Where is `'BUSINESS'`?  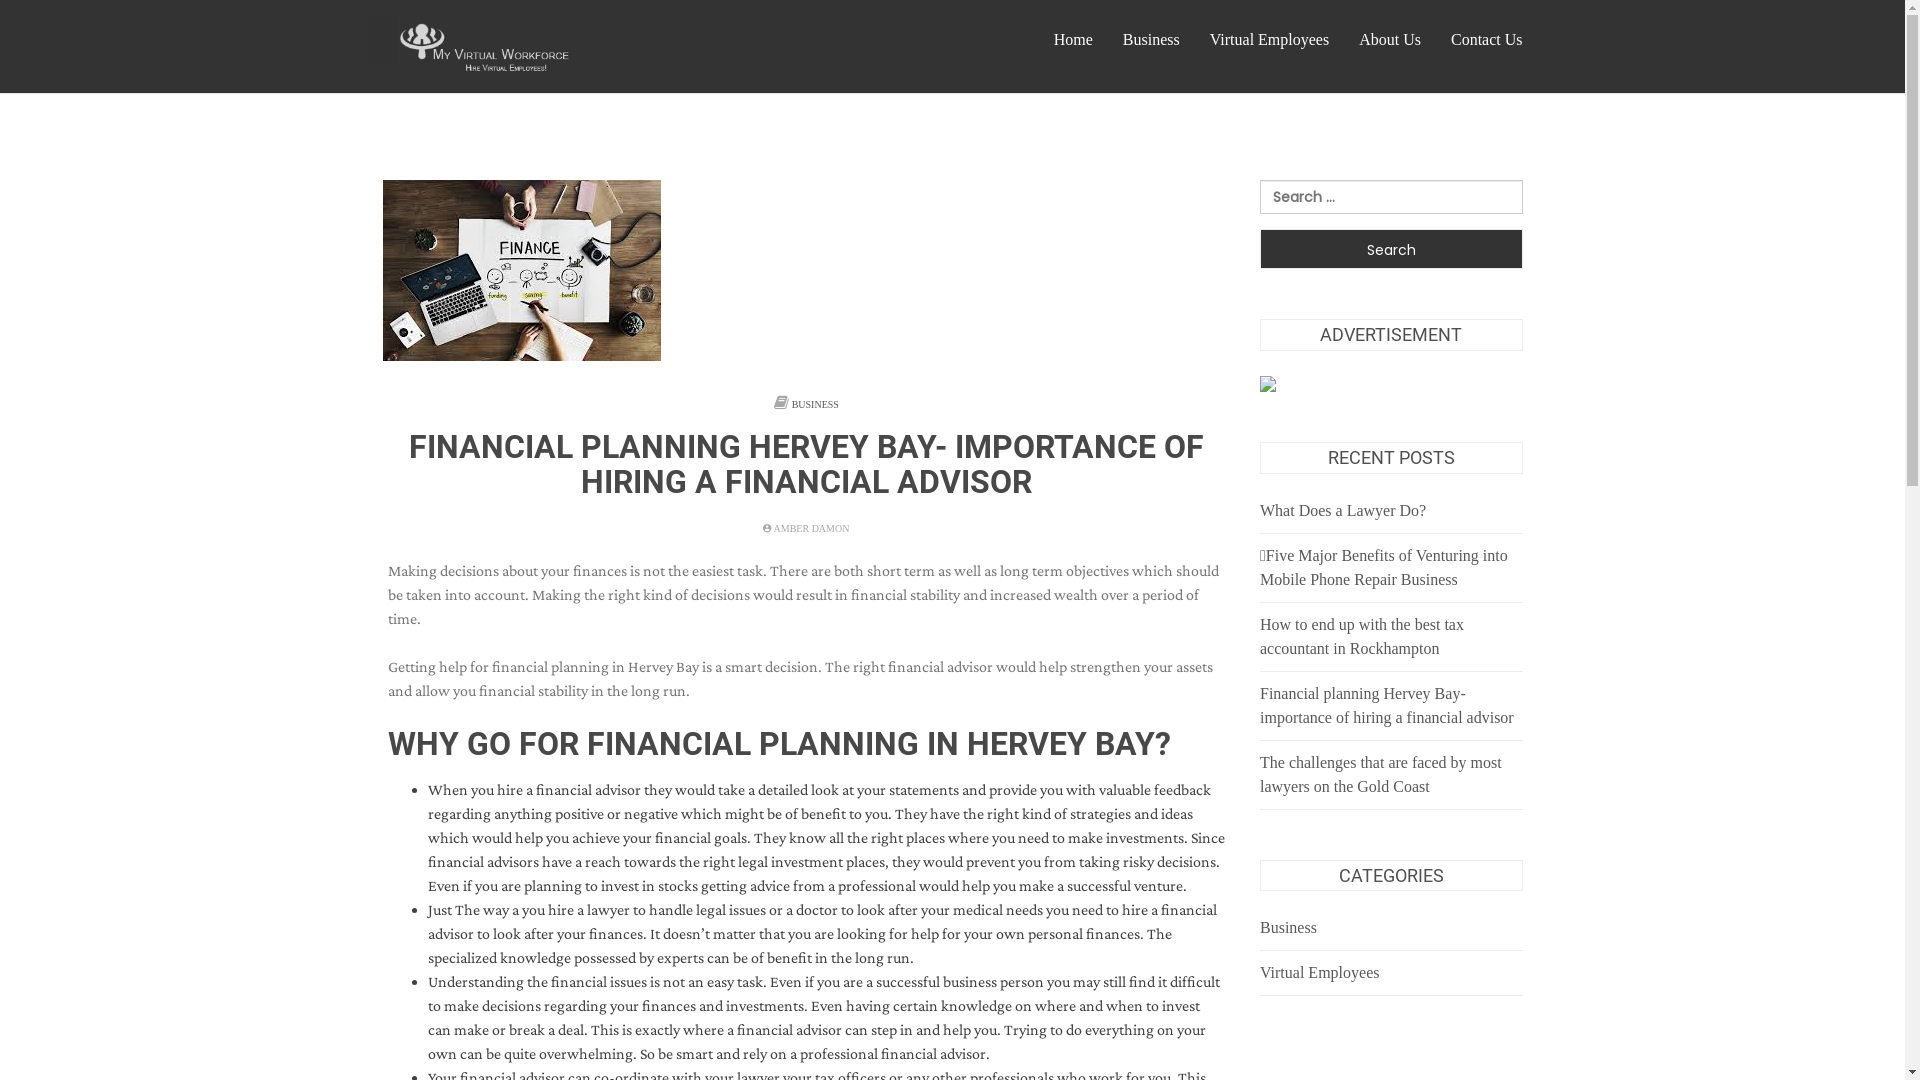 'BUSINESS' is located at coordinates (815, 404).